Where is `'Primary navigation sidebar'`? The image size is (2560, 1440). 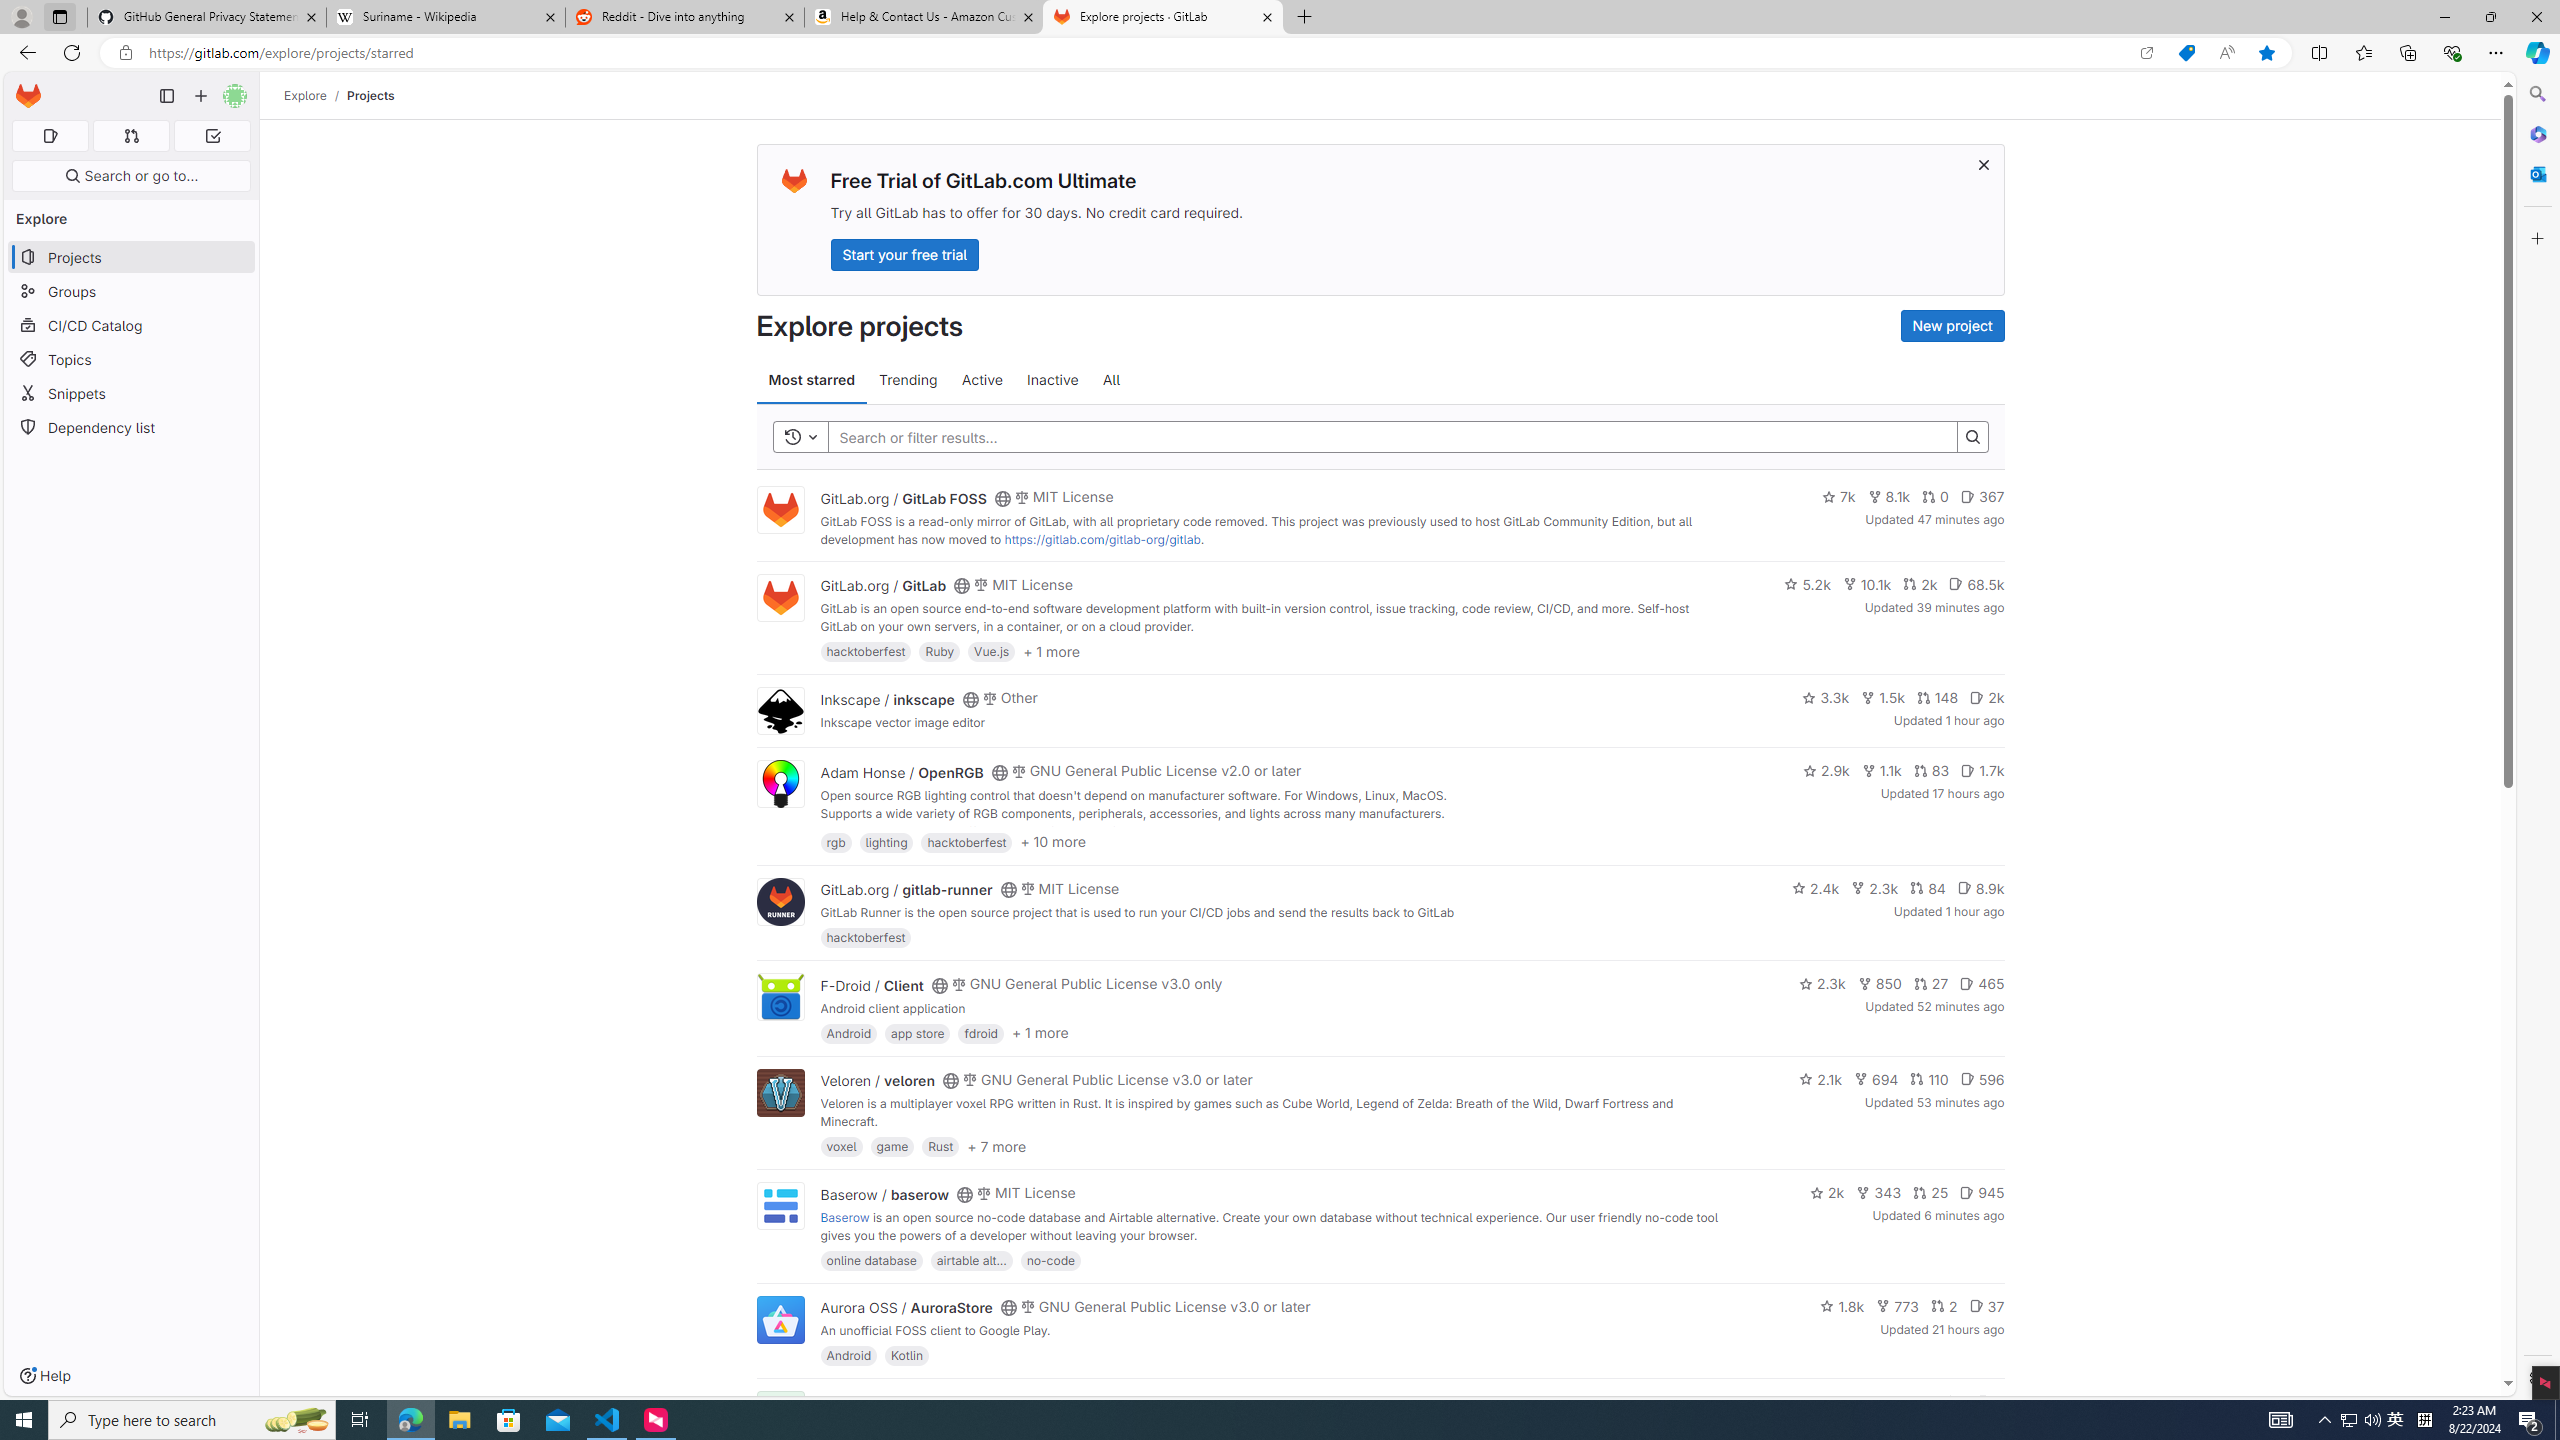 'Primary navigation sidebar' is located at coordinates (166, 95).